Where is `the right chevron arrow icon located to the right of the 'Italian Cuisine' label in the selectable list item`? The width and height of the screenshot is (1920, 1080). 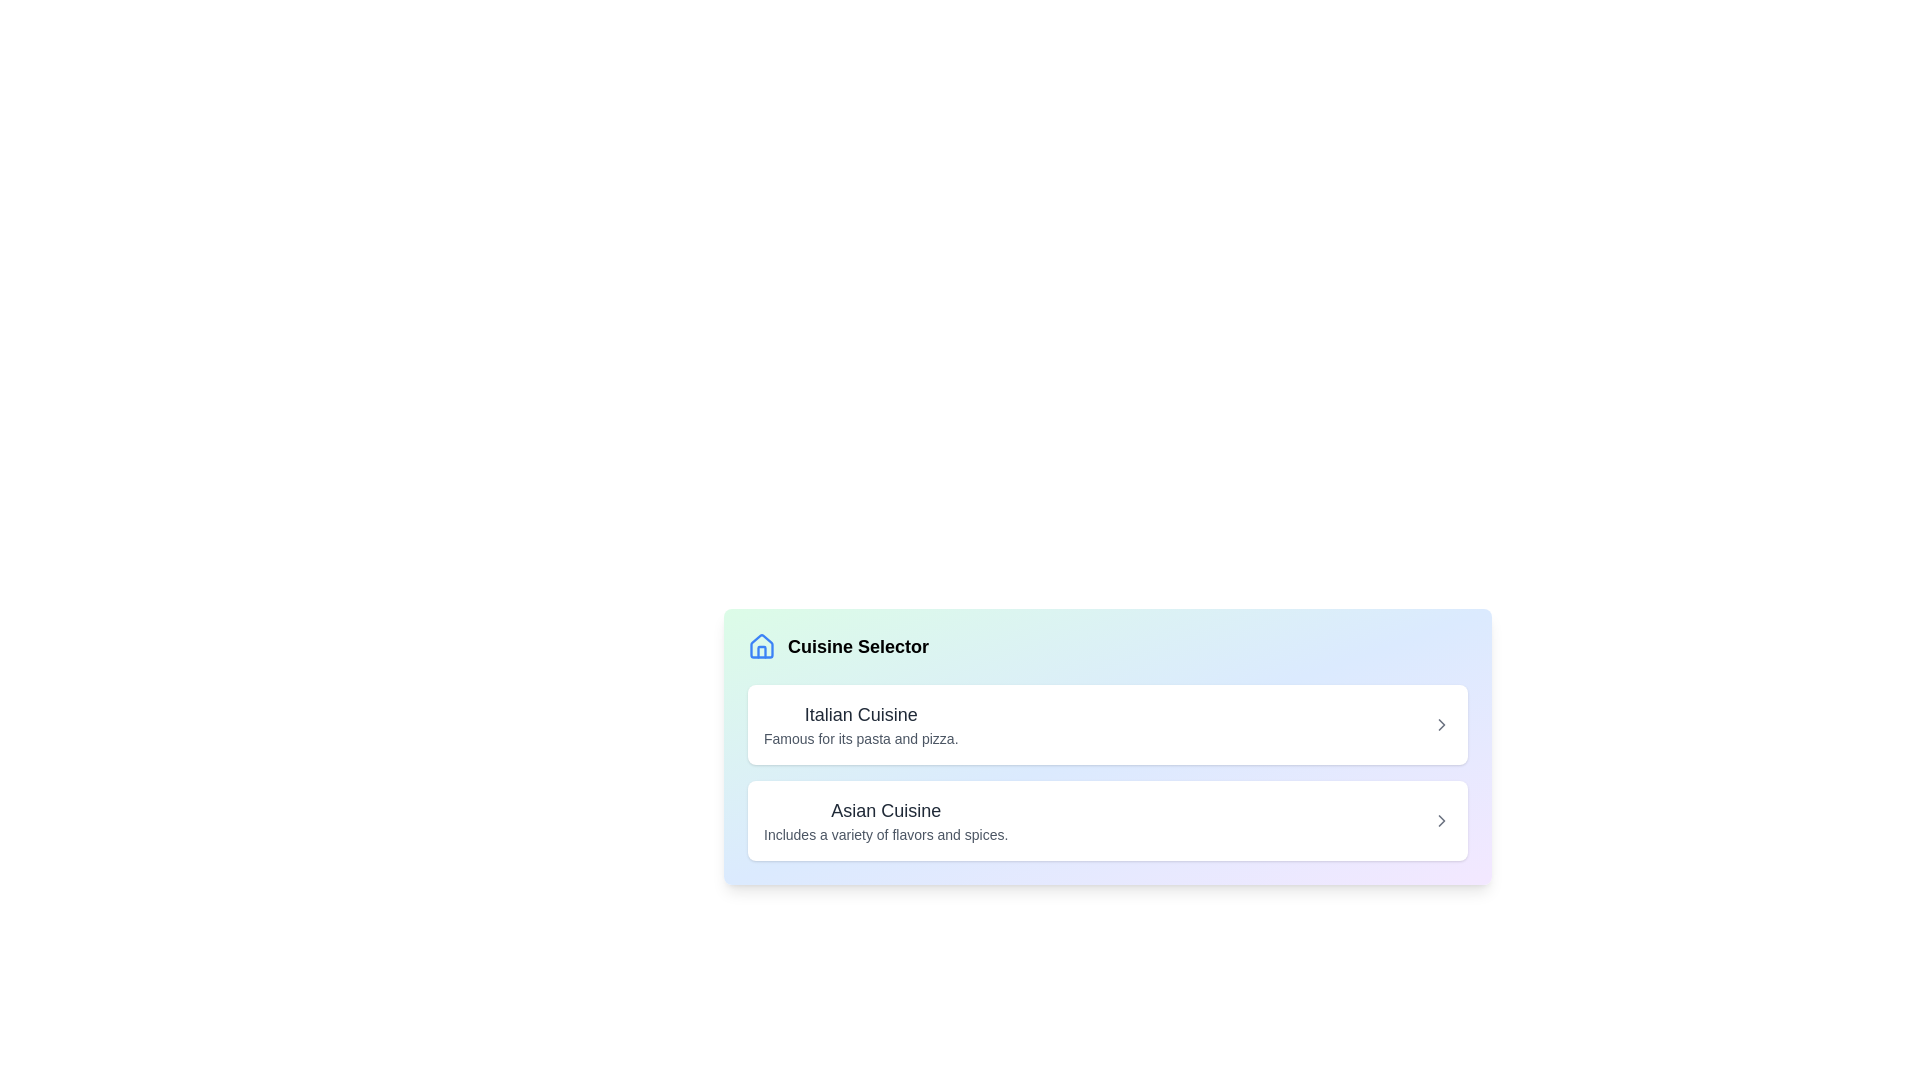 the right chevron arrow icon located to the right of the 'Italian Cuisine' label in the selectable list item is located at coordinates (1441, 725).